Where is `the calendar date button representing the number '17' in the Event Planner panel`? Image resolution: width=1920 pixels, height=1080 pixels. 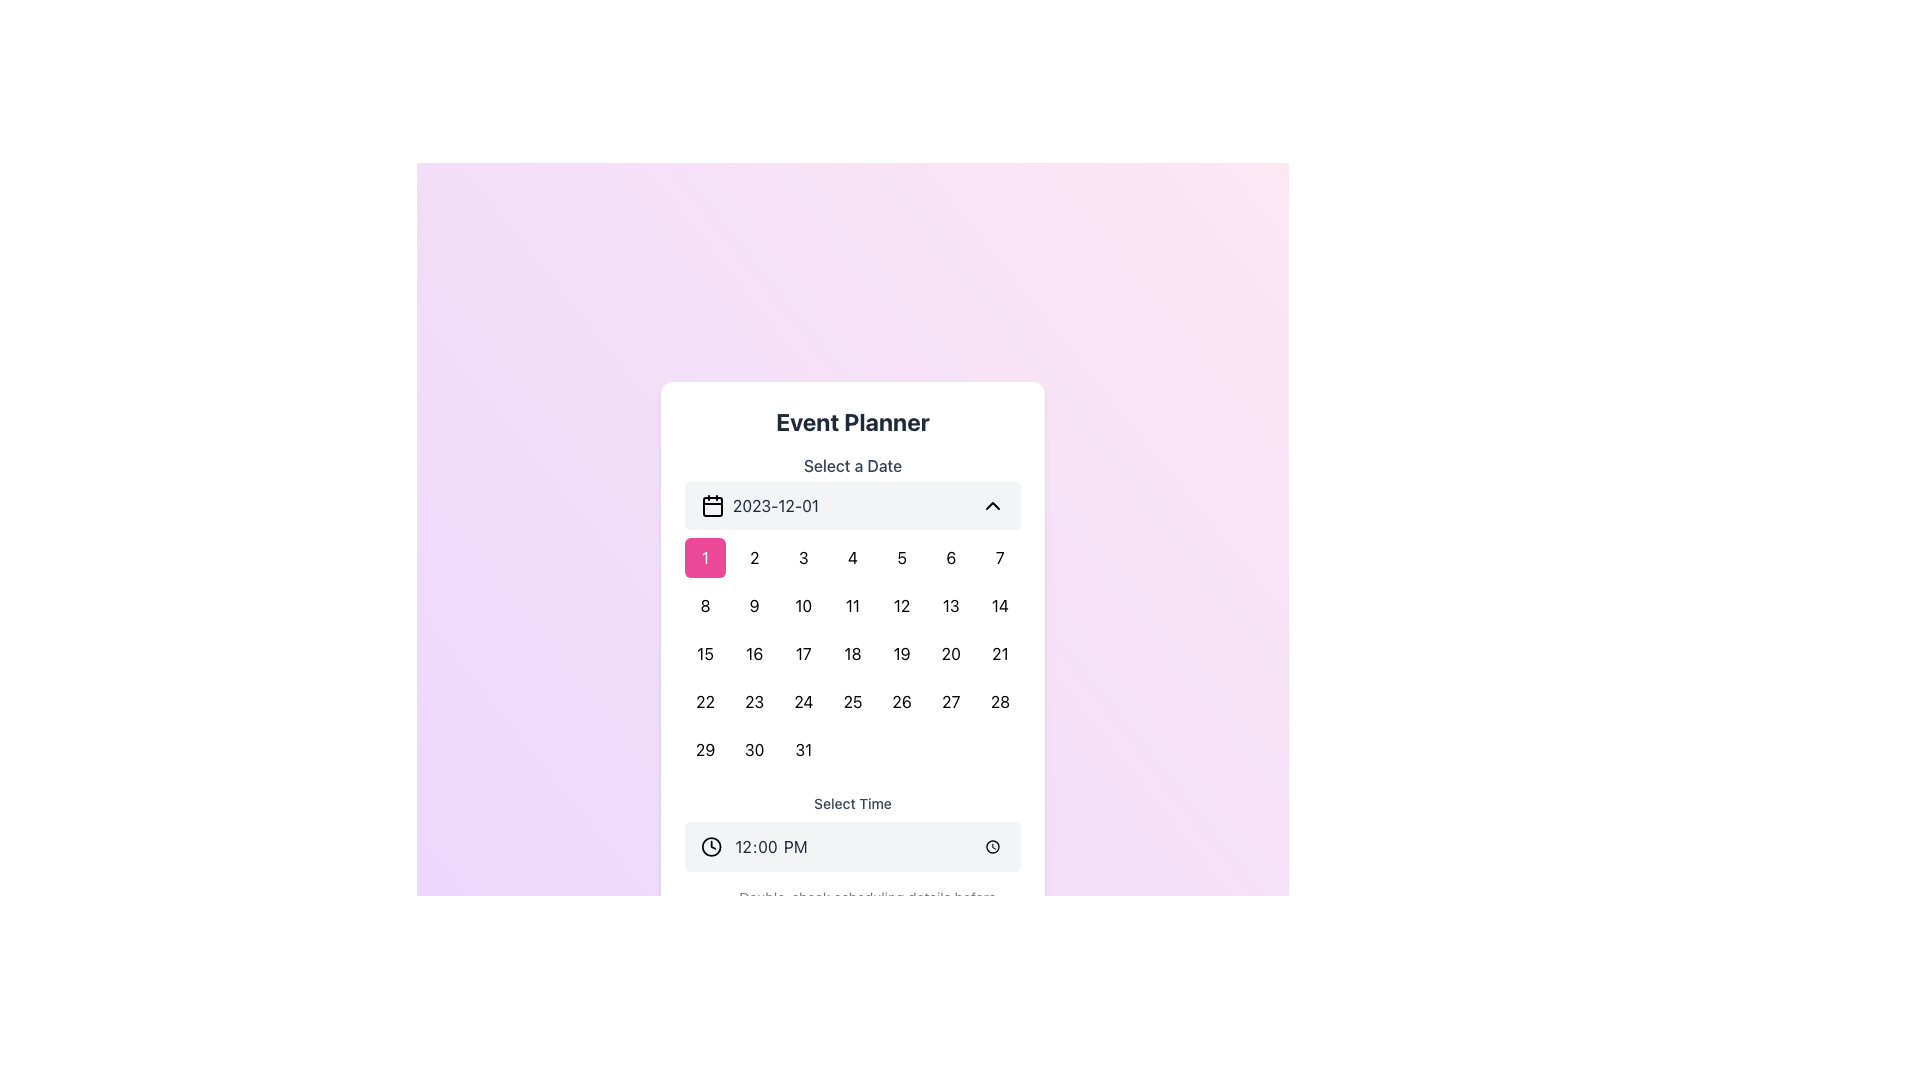 the calendar date button representing the number '17' in the Event Planner panel is located at coordinates (803, 654).